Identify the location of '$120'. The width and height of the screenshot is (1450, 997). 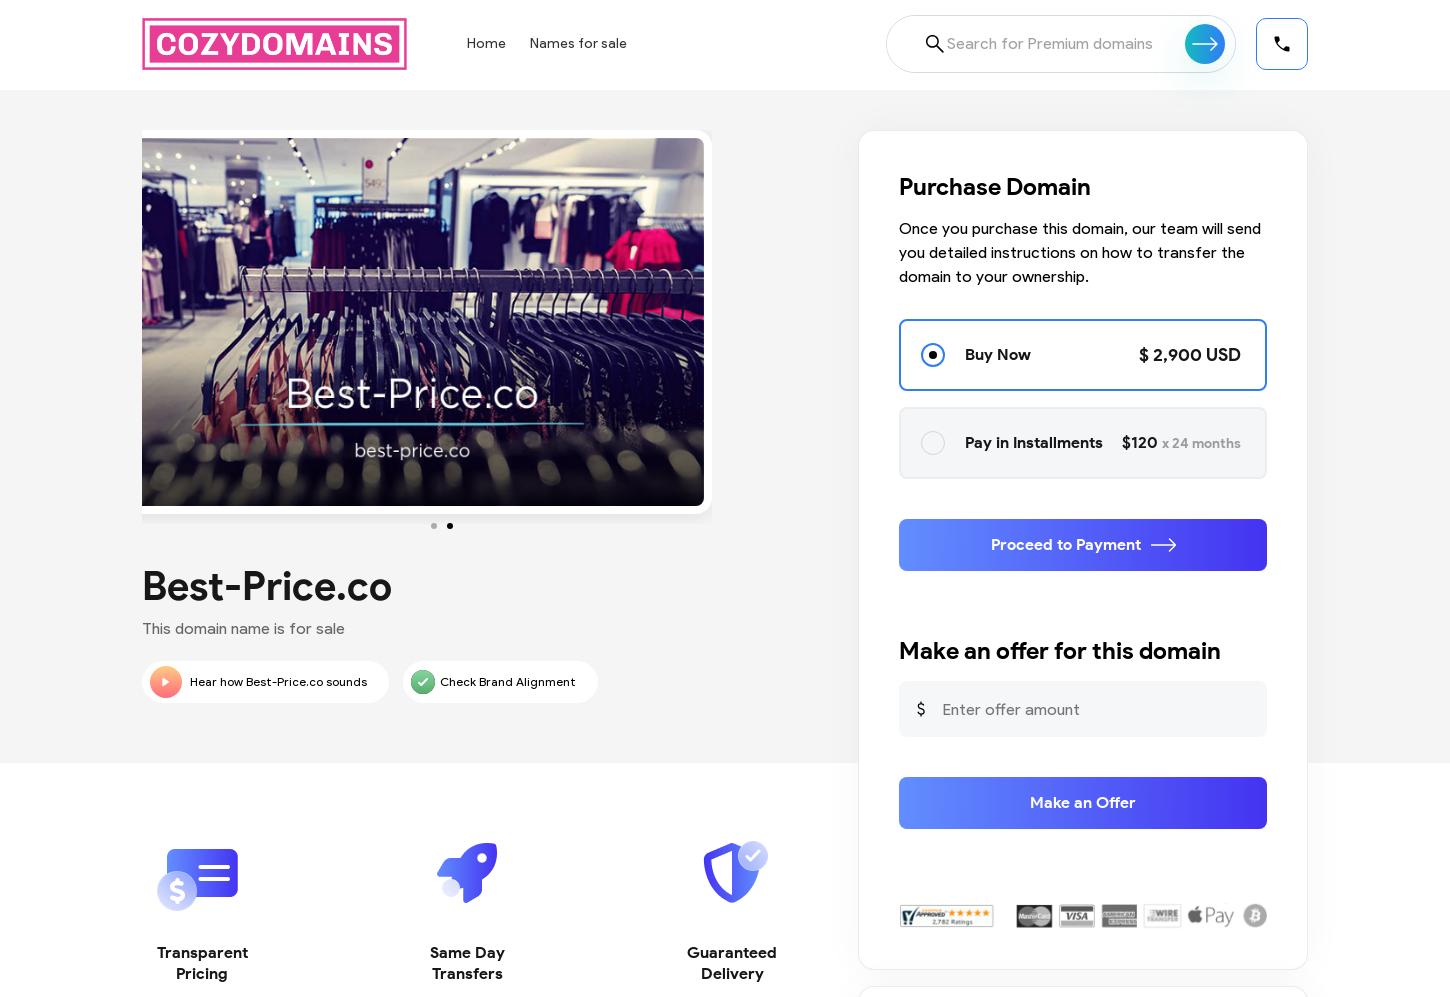
(1141, 441).